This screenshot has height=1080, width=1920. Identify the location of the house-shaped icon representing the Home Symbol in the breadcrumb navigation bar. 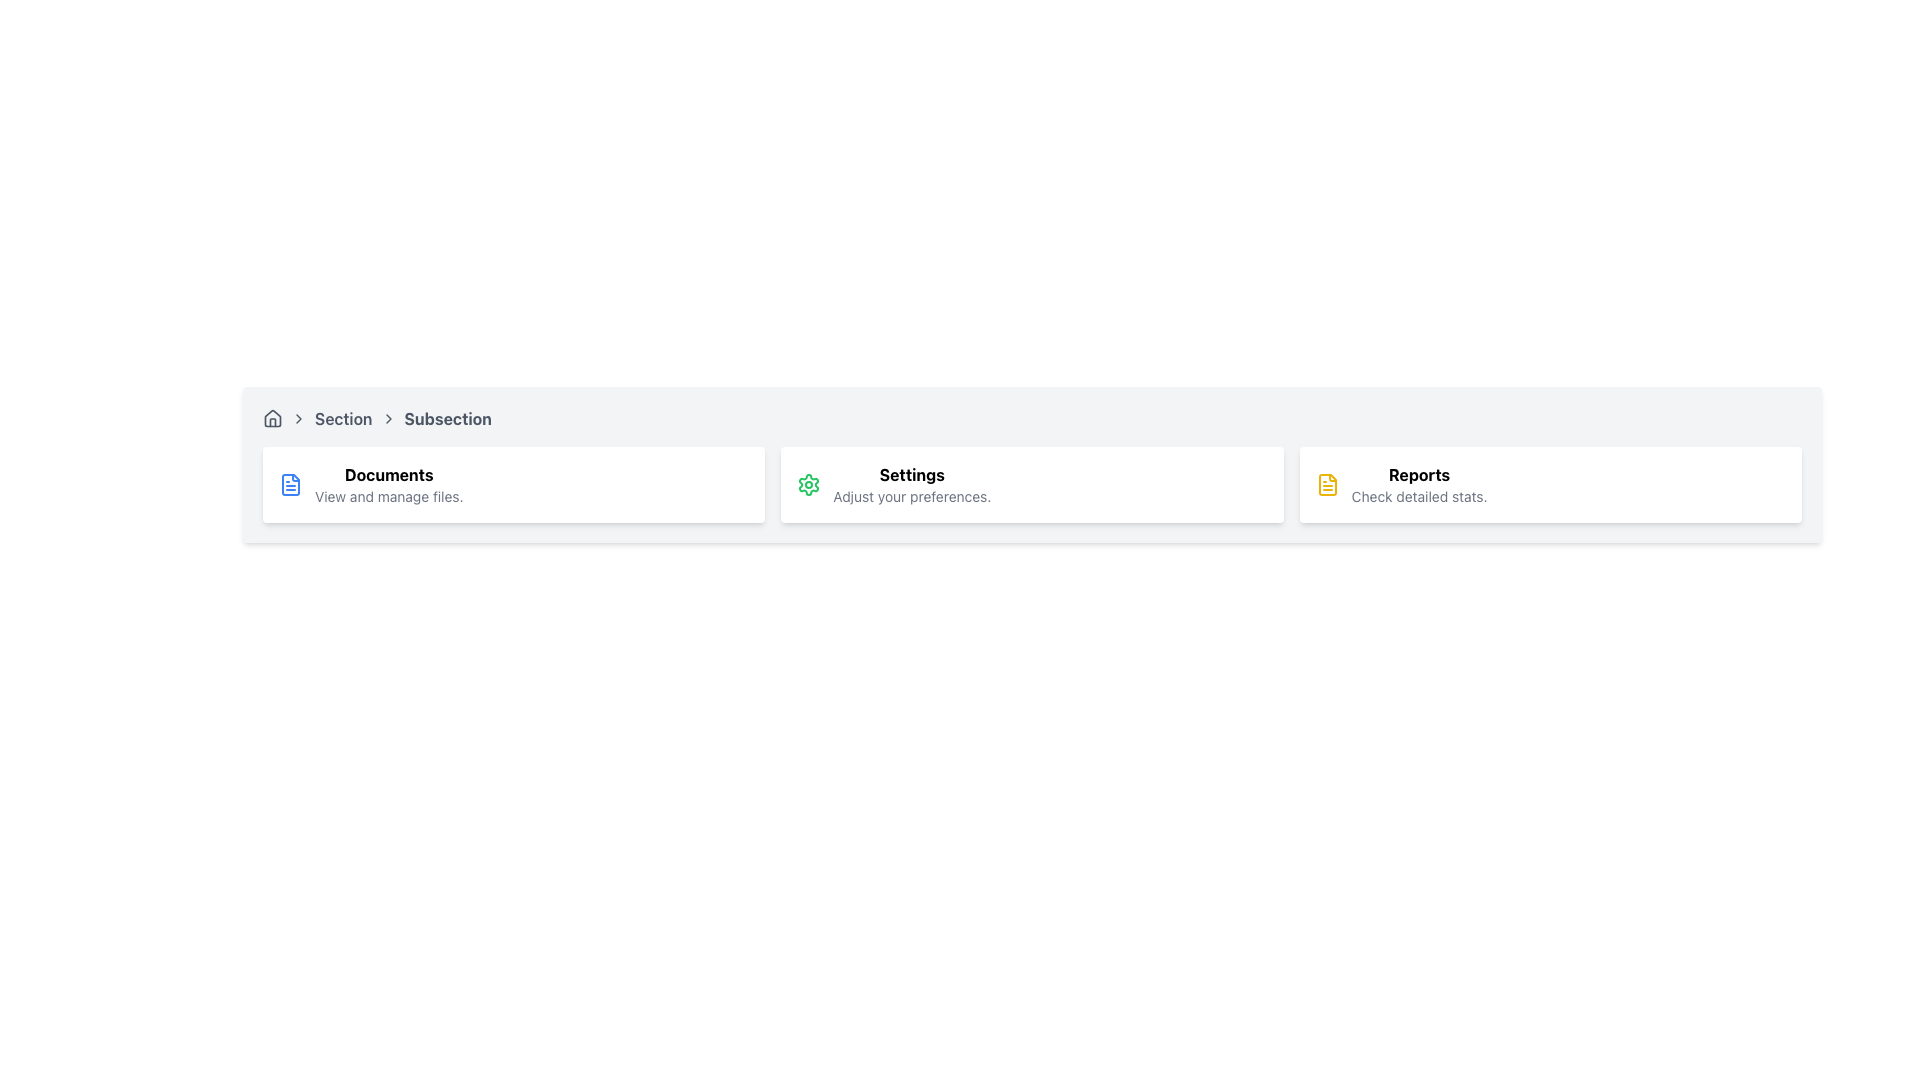
(272, 418).